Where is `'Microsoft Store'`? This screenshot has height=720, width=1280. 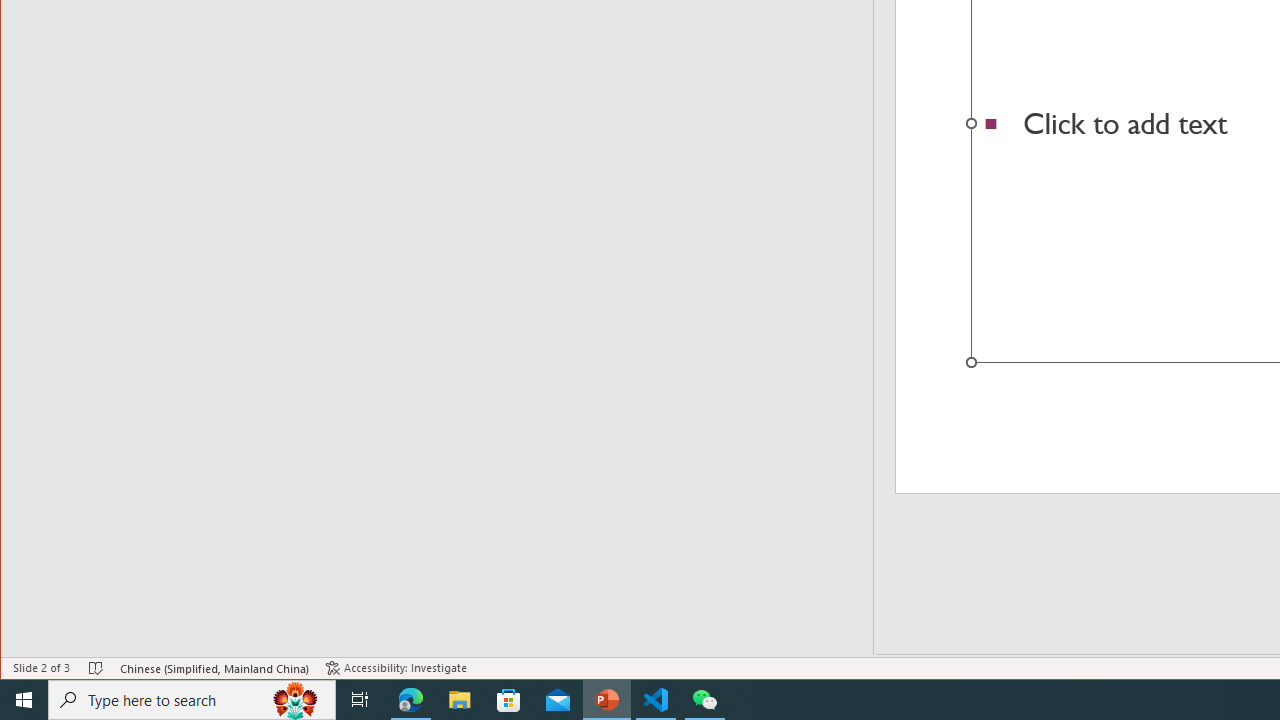 'Microsoft Store' is located at coordinates (509, 698).